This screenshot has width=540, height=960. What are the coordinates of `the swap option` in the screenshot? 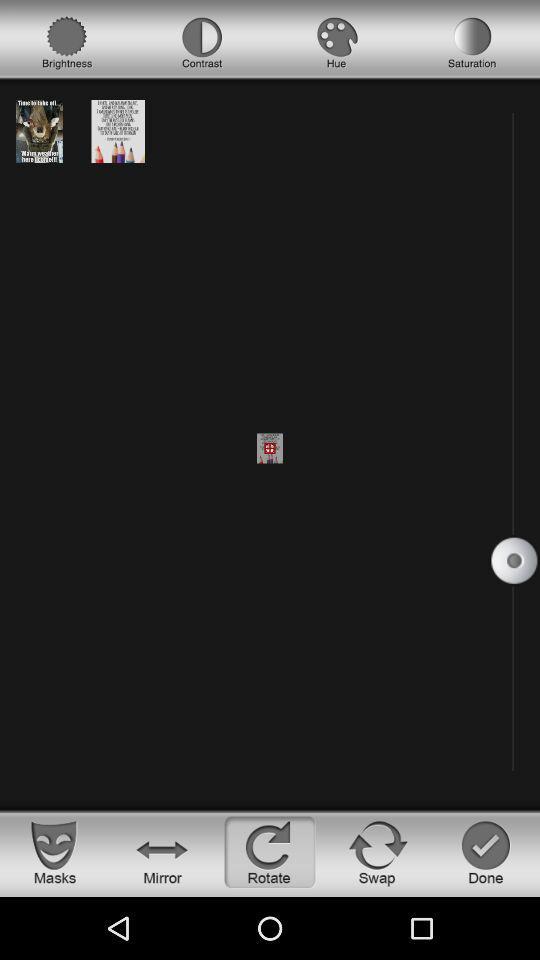 It's located at (378, 851).